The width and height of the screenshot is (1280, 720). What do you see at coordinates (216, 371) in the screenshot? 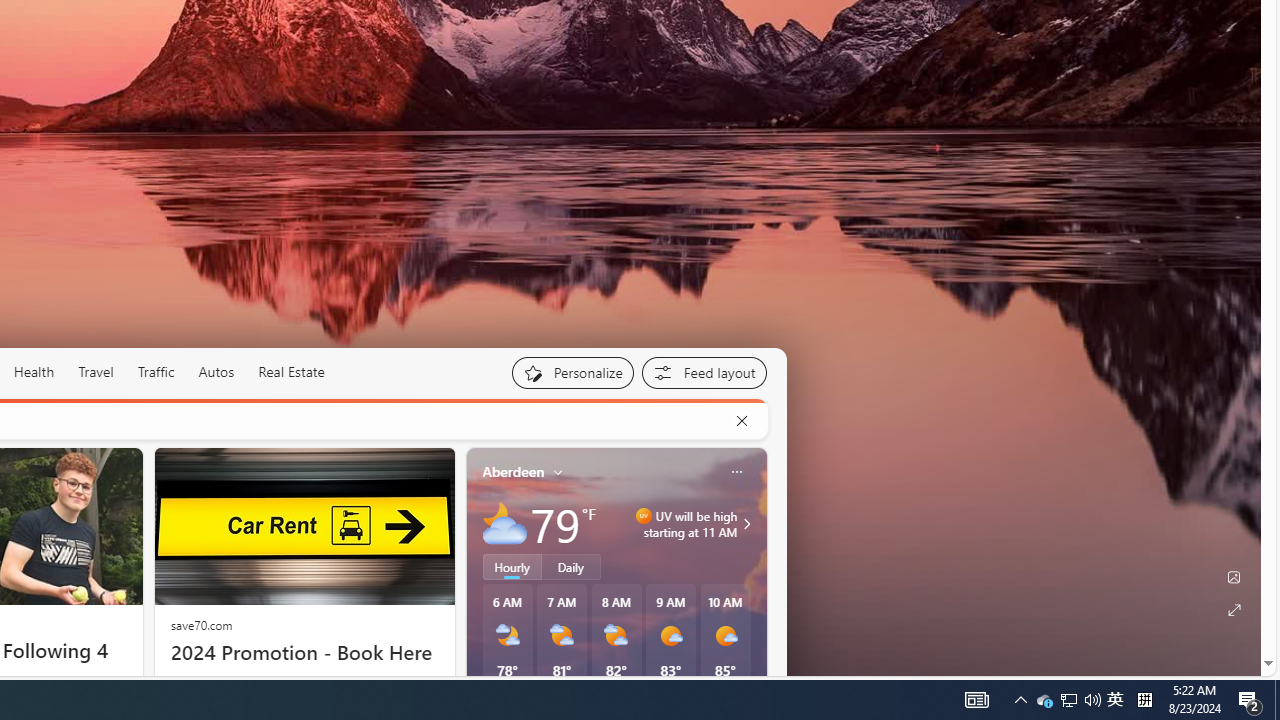
I see `'Autos'` at bounding box center [216, 371].